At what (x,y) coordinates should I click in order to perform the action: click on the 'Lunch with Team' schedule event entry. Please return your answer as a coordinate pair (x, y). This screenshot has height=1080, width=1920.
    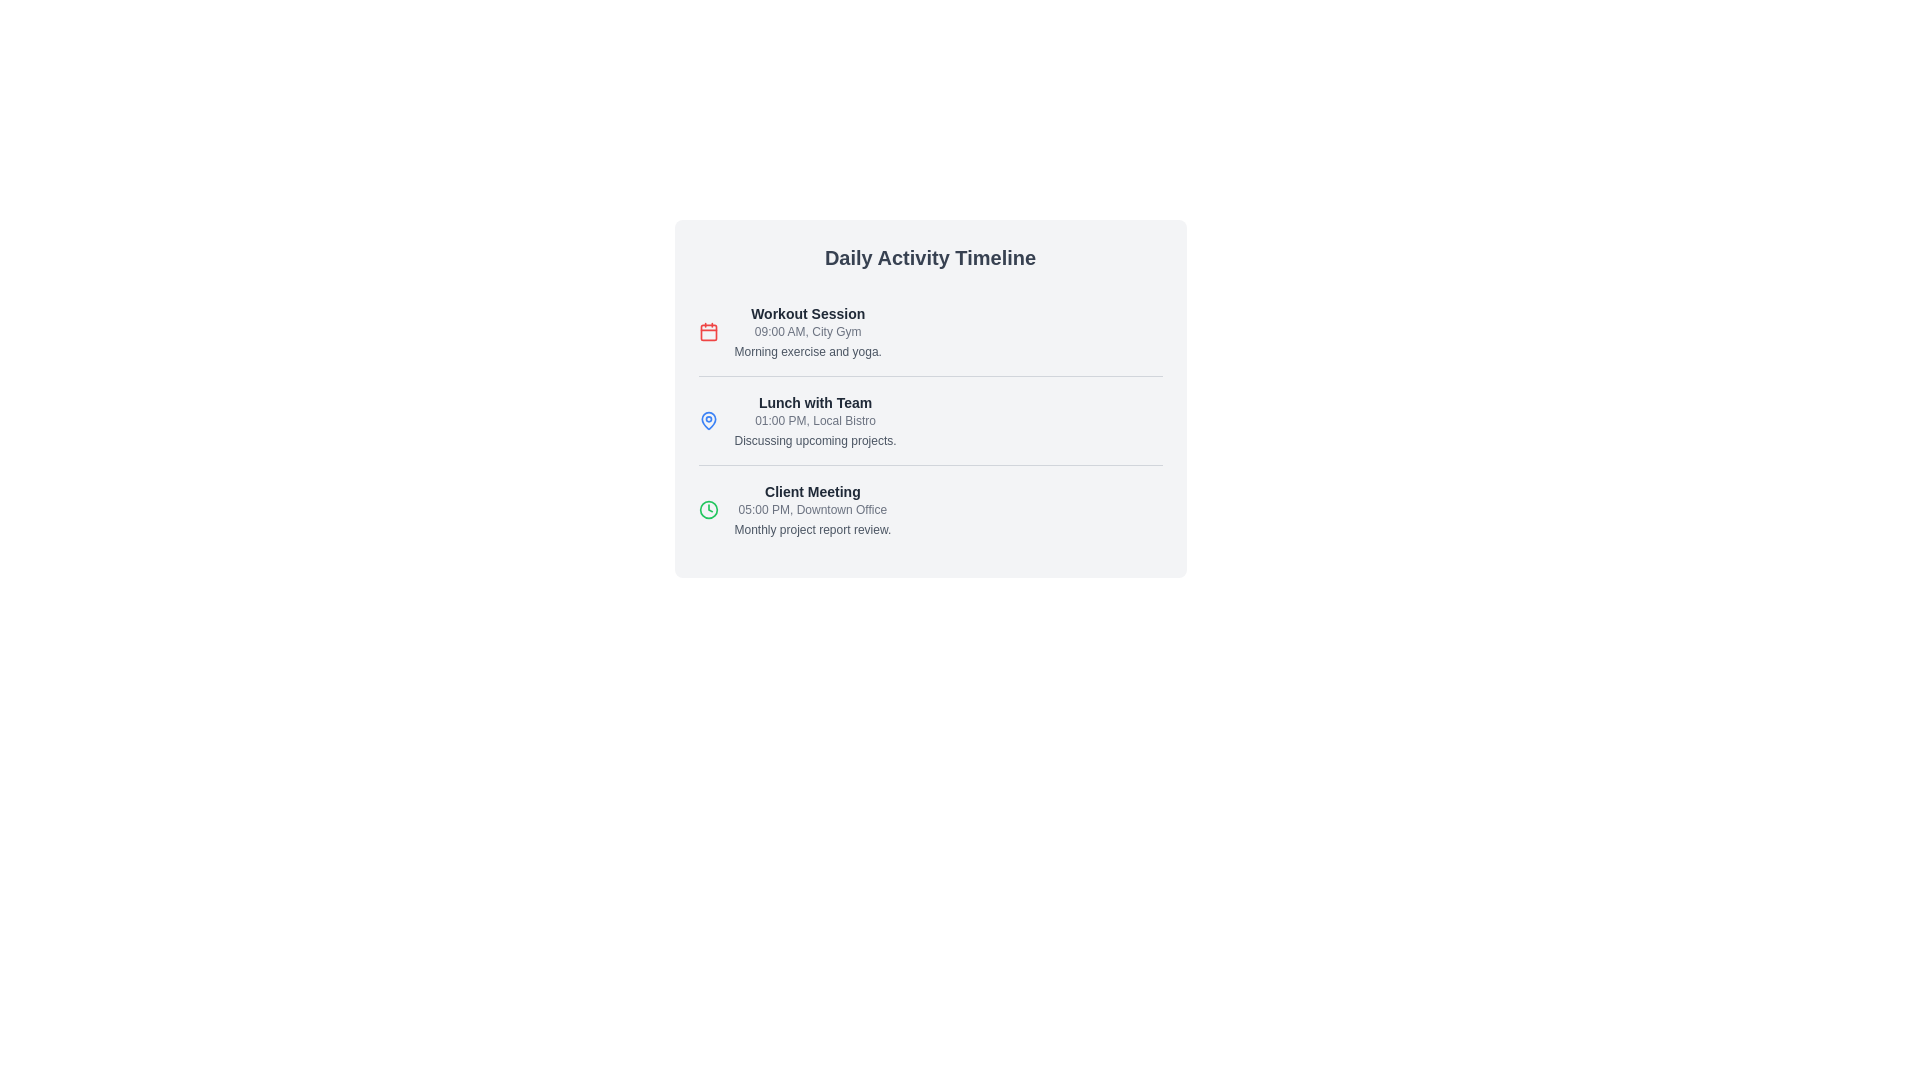
    Looking at the image, I should click on (815, 419).